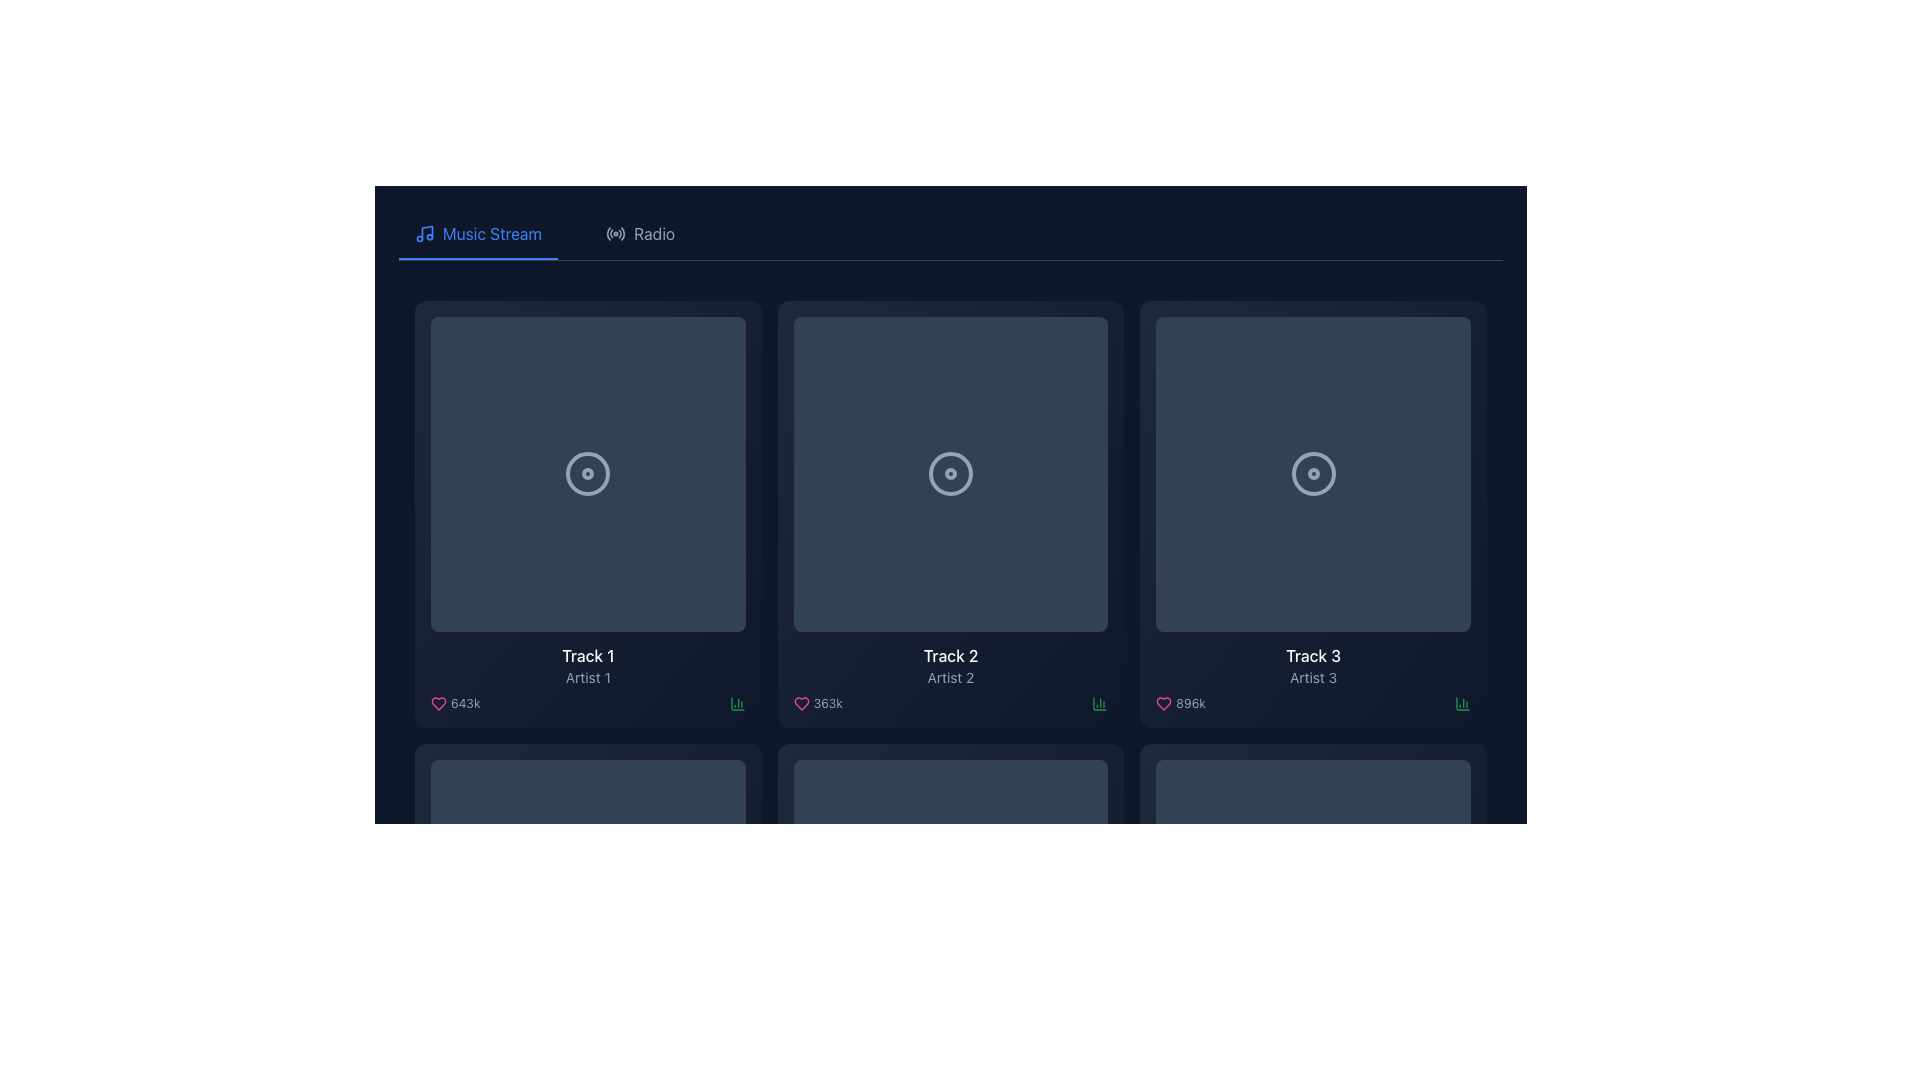 Image resolution: width=1920 pixels, height=1080 pixels. What do you see at coordinates (1313, 474) in the screenshot?
I see `the larger SVG circle element in the rightmost card of the top row, which serves a decorative purpose related to music or tracks` at bounding box center [1313, 474].